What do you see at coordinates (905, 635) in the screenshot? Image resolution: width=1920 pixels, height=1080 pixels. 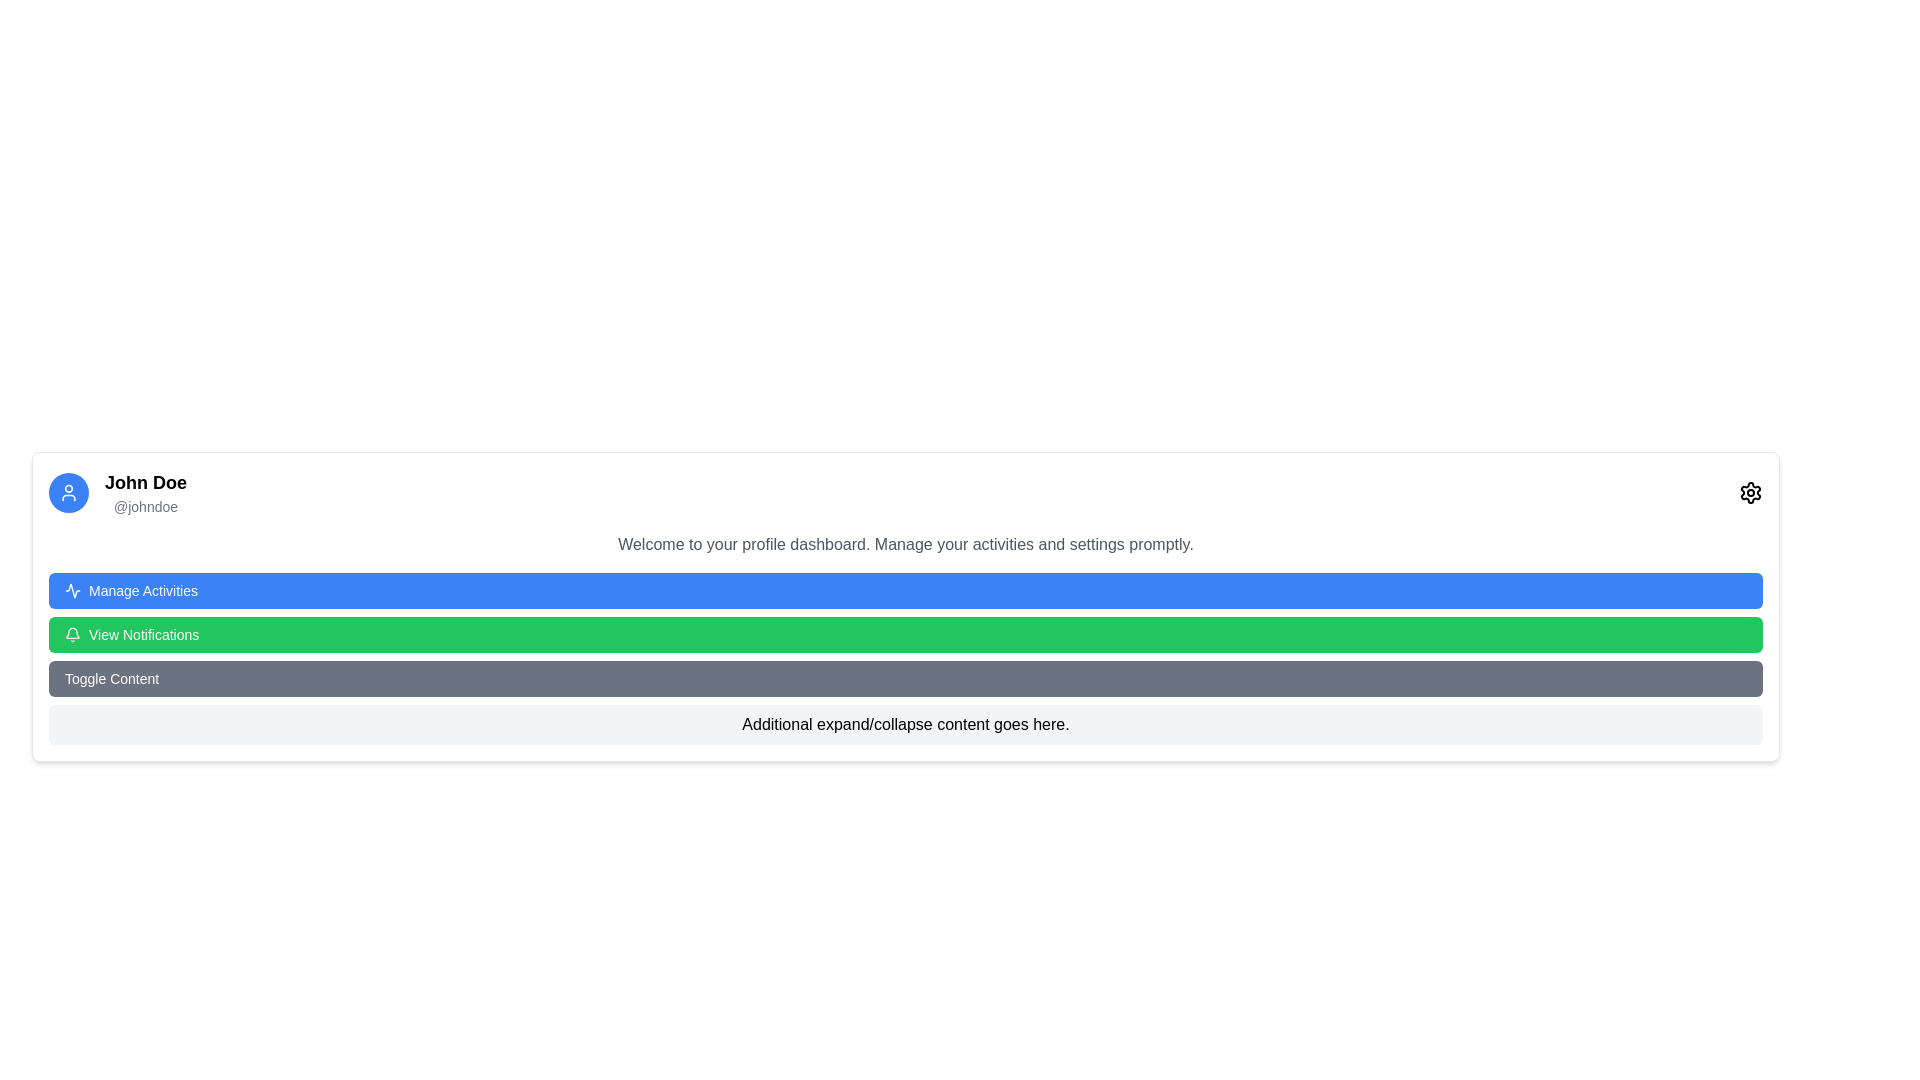 I see `the green button labeled 'View Notifications', which is located below the 'Manage Activities' button and above the 'Toggle Content' button` at bounding box center [905, 635].